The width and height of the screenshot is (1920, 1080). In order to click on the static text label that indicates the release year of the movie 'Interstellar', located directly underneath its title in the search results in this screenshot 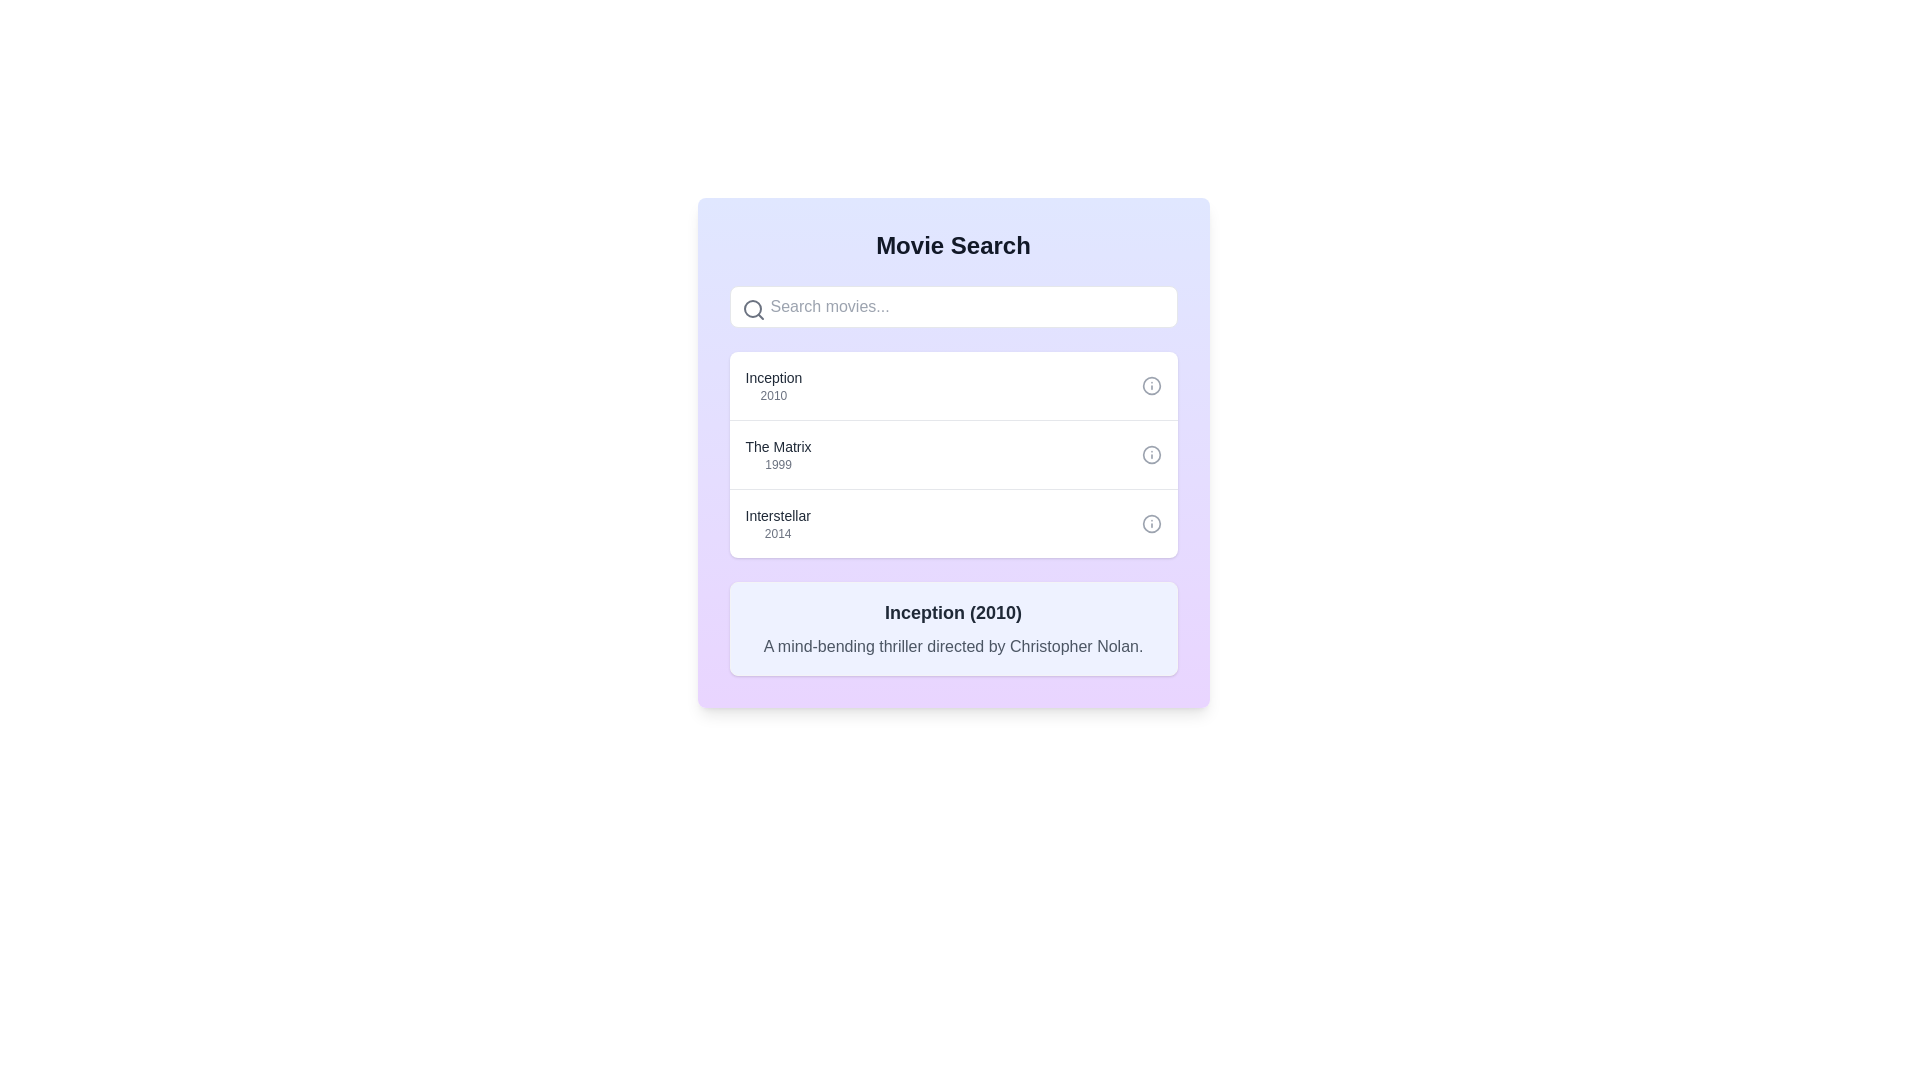, I will do `click(777, 532)`.